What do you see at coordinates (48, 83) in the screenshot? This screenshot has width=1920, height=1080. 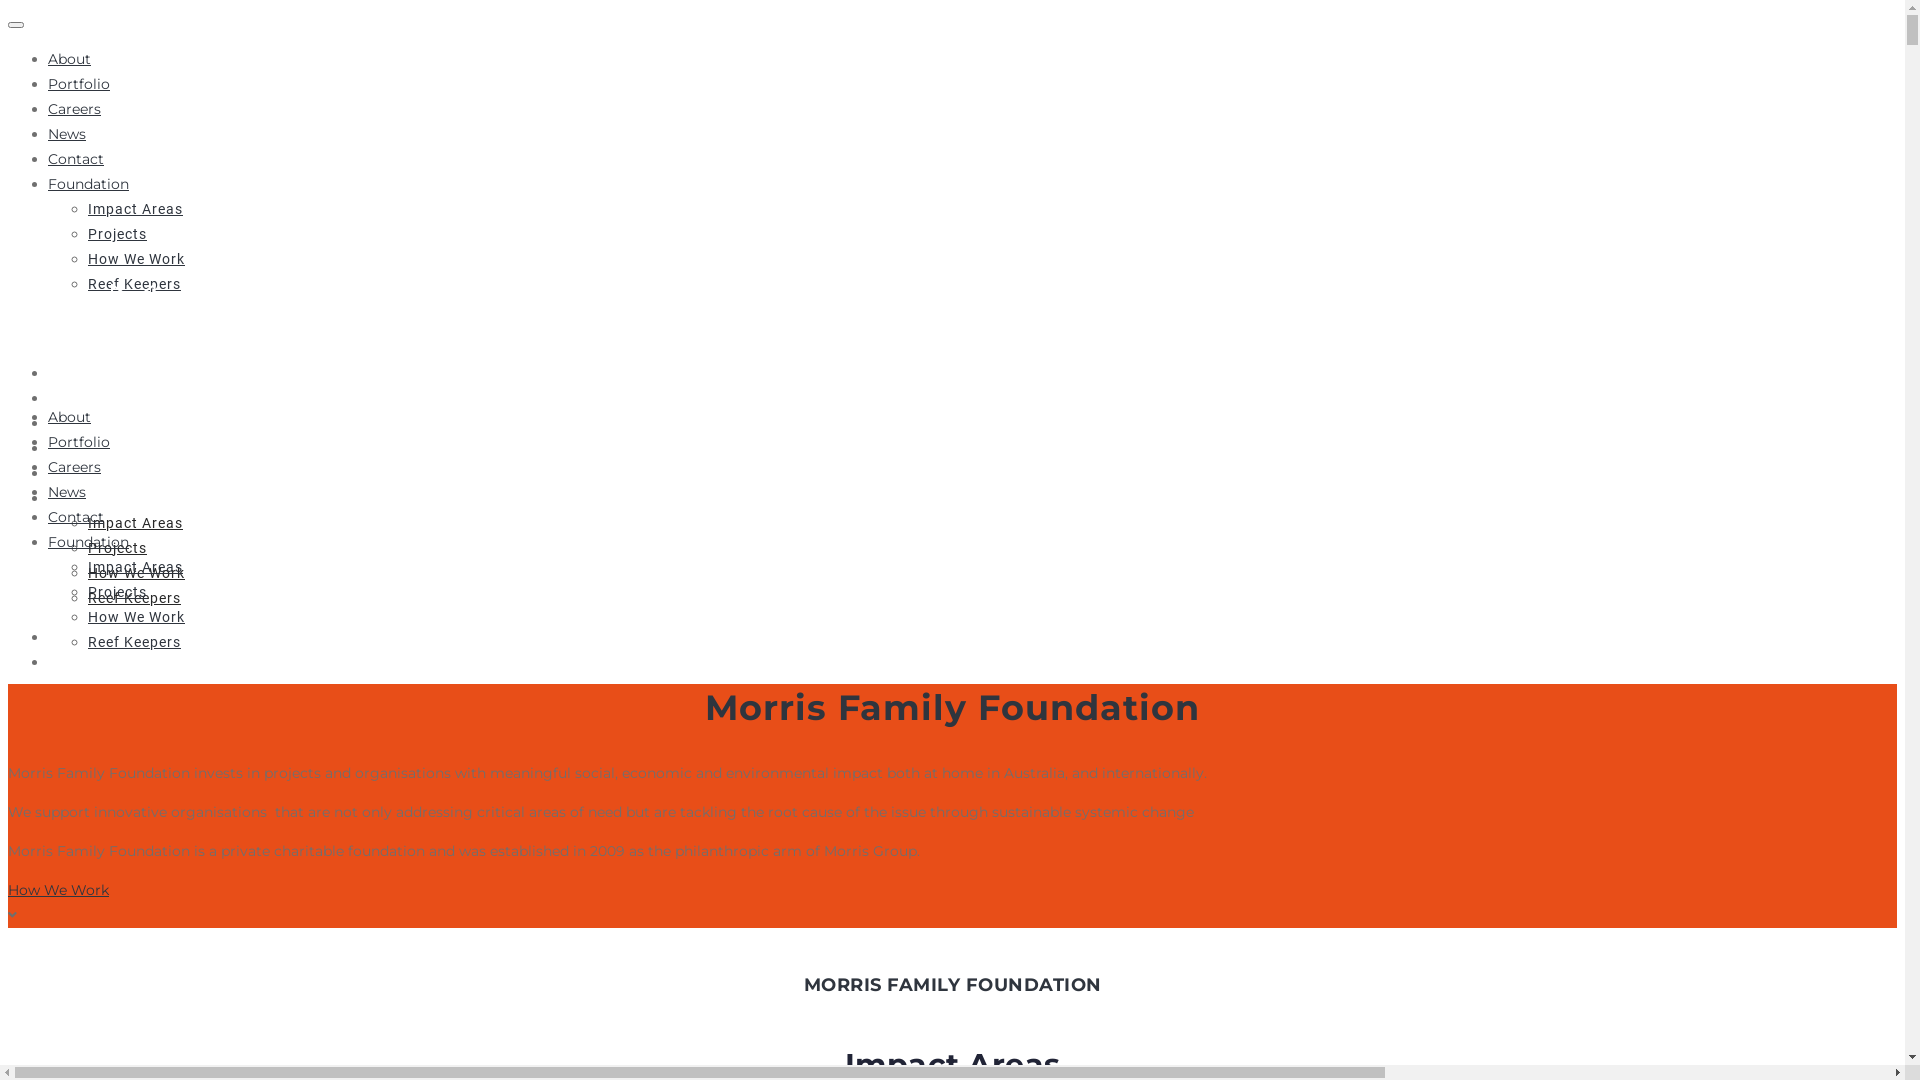 I see `'Portfolio'` at bounding box center [48, 83].